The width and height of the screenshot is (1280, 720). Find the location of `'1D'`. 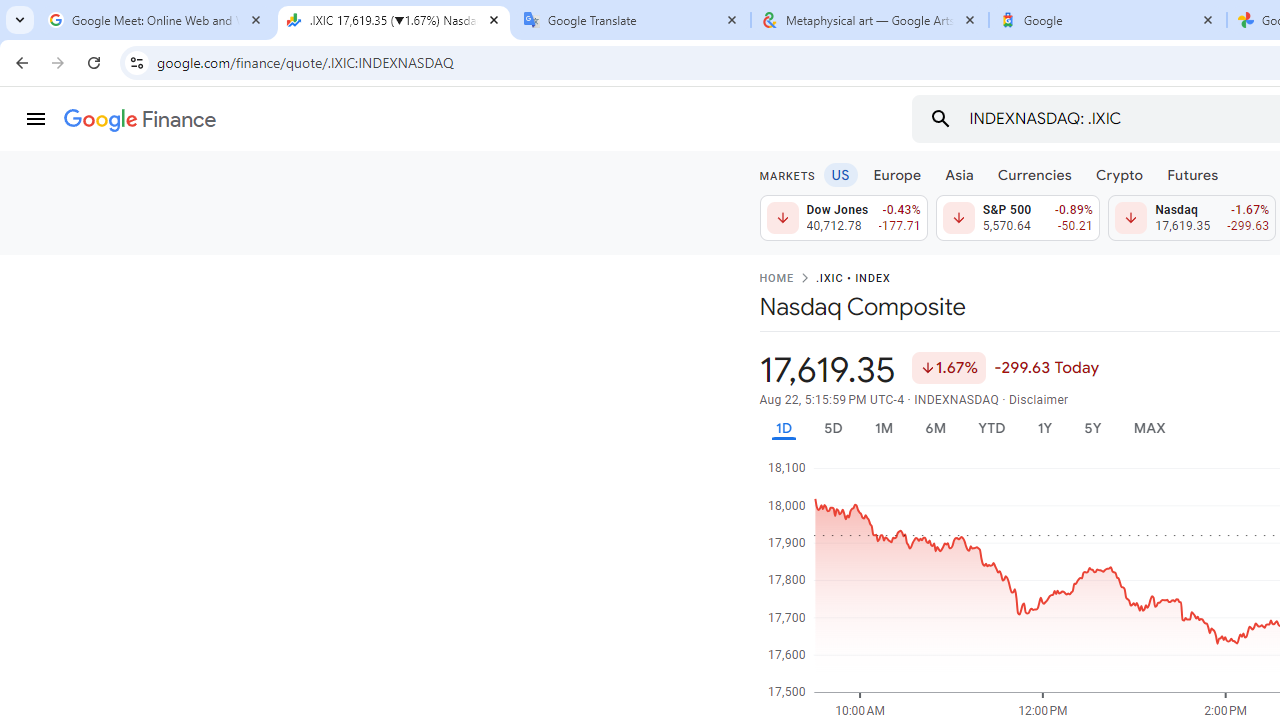

'1D' is located at coordinates (782, 427).